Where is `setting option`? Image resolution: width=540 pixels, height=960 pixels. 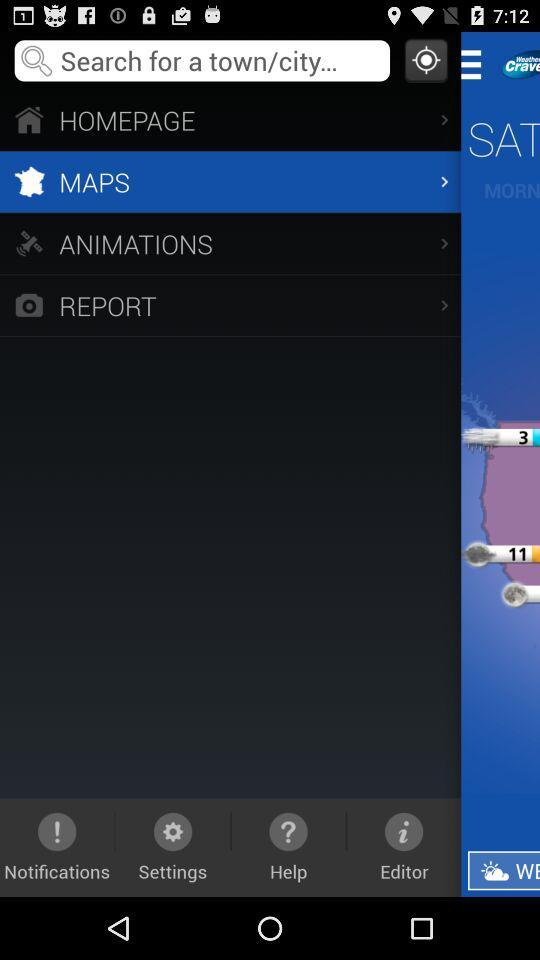
setting option is located at coordinates (476, 64).